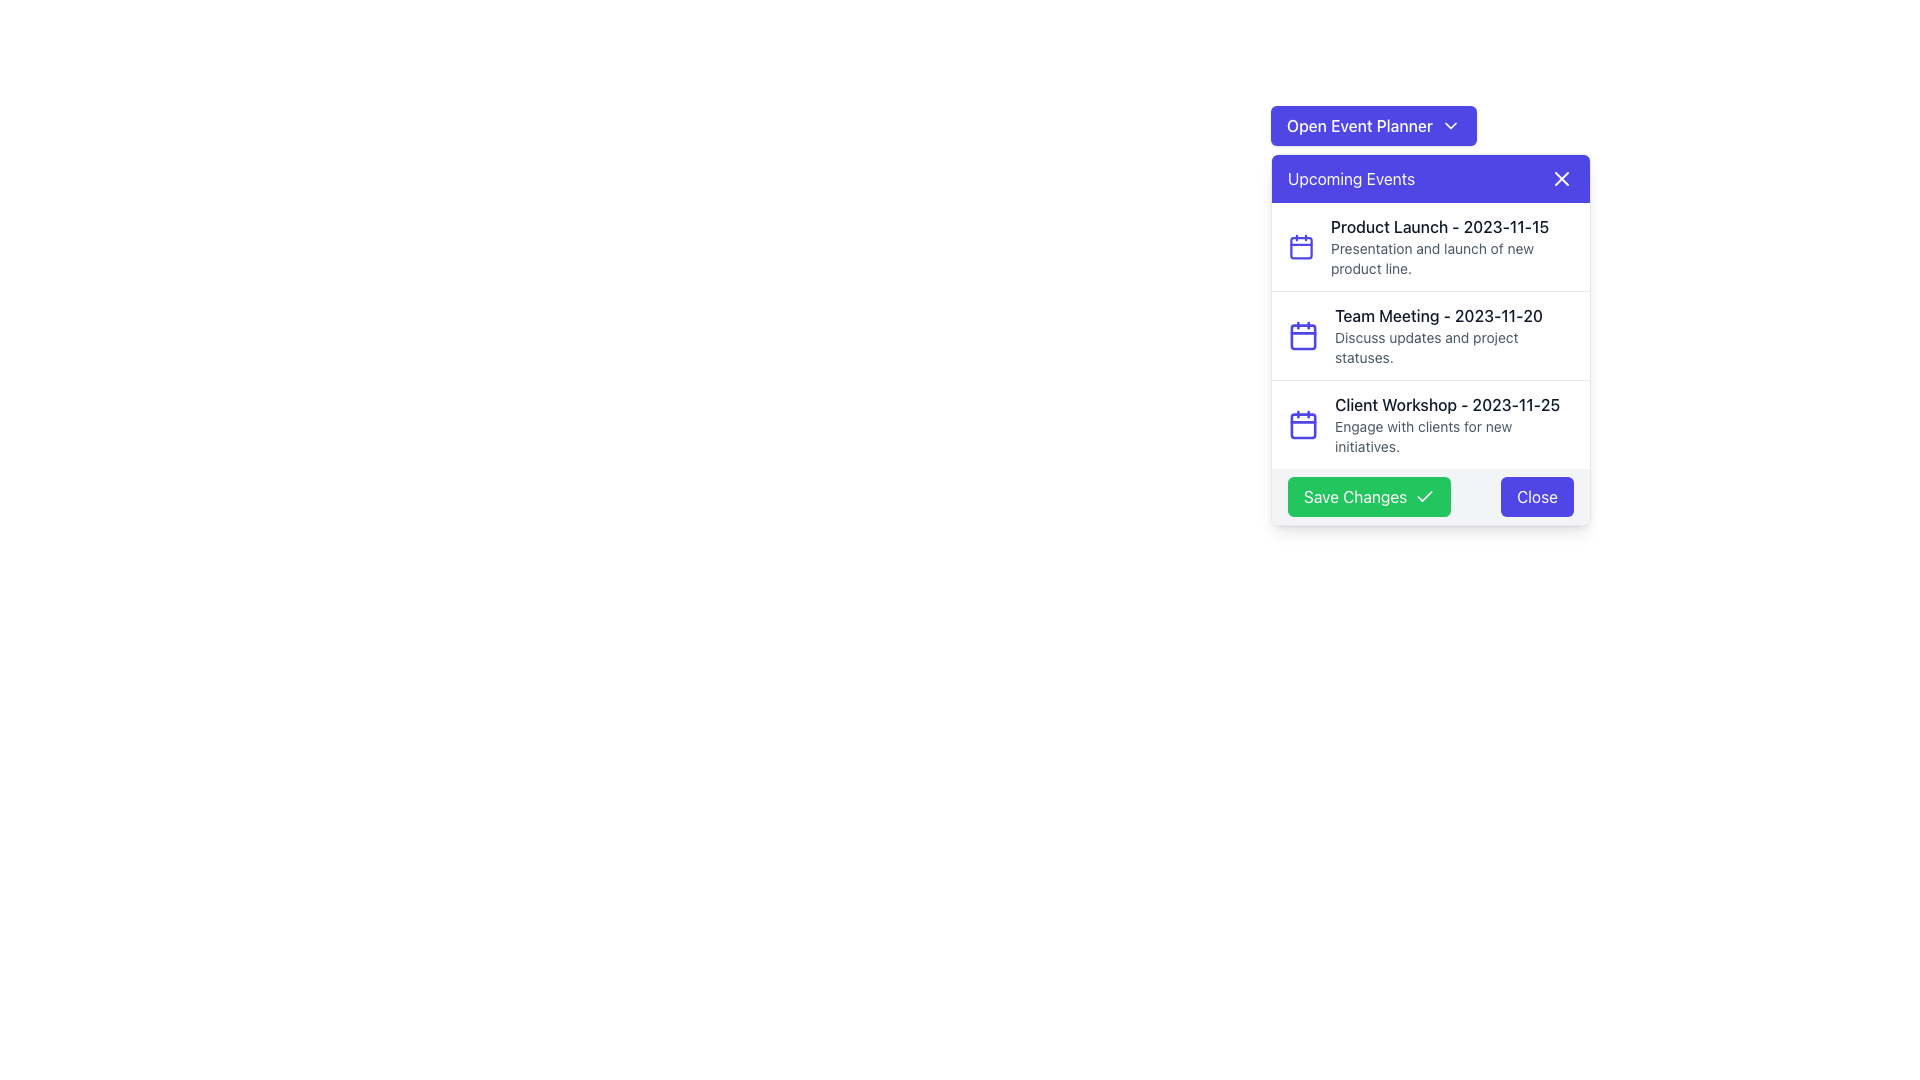  Describe the element at coordinates (1560, 177) in the screenshot. I see `the close button of the 'Upcoming Events' panel` at that location.